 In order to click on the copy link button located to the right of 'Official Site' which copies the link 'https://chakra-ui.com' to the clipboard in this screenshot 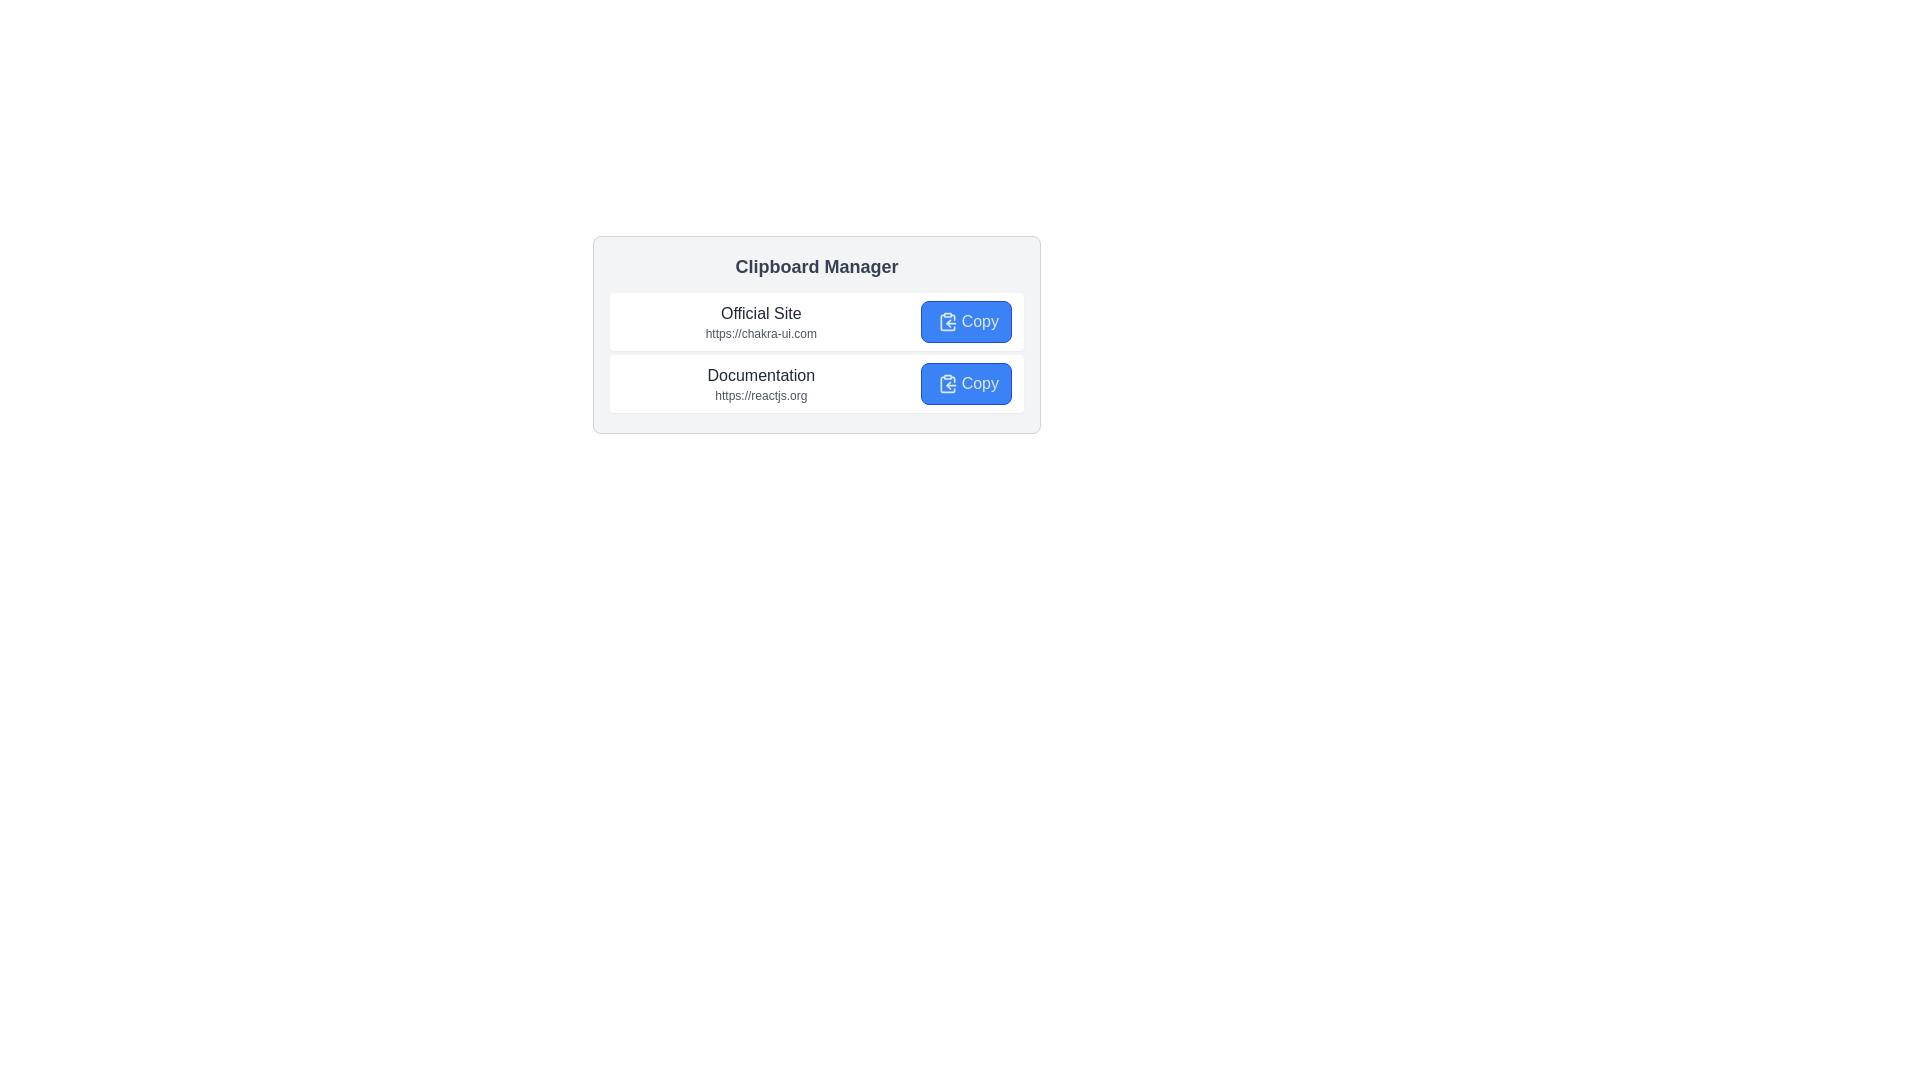, I will do `click(966, 320)`.